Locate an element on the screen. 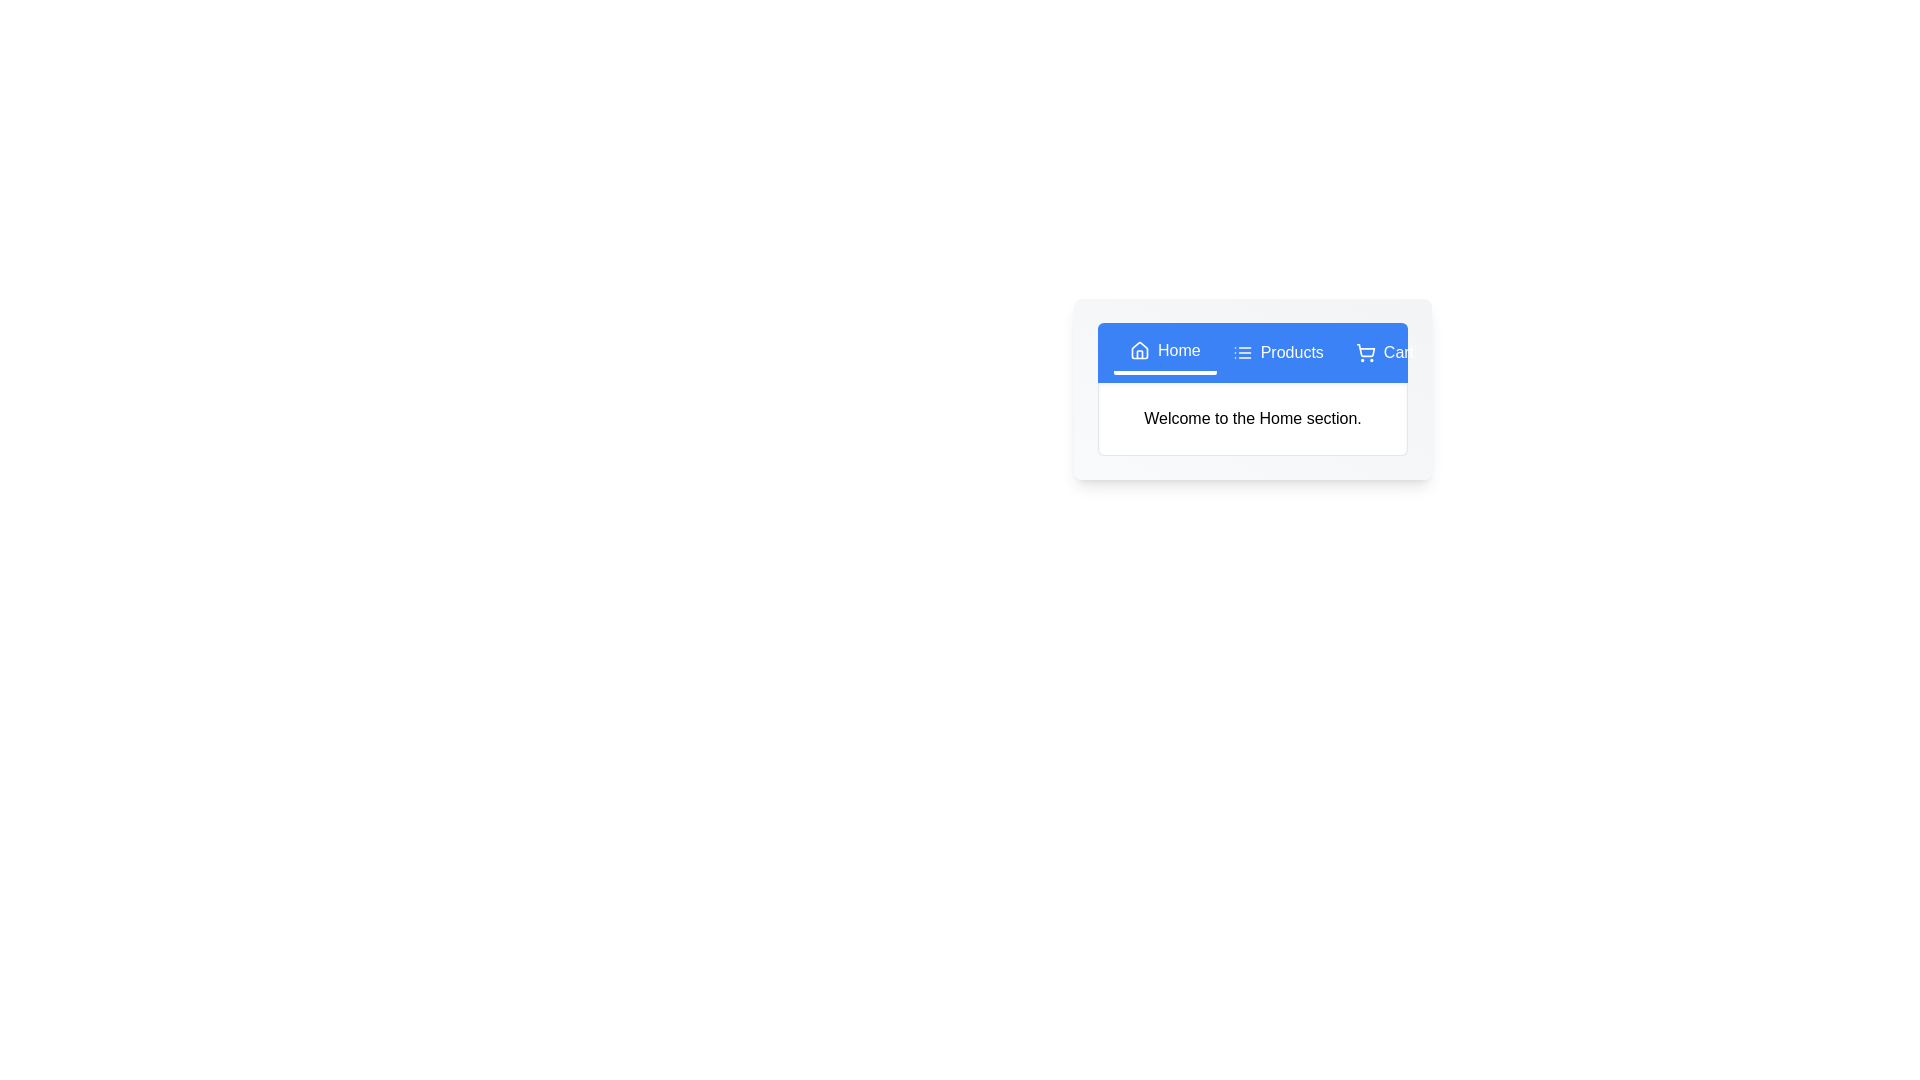 The width and height of the screenshot is (1920, 1080). the 'Home' tab to view its content is located at coordinates (1165, 352).